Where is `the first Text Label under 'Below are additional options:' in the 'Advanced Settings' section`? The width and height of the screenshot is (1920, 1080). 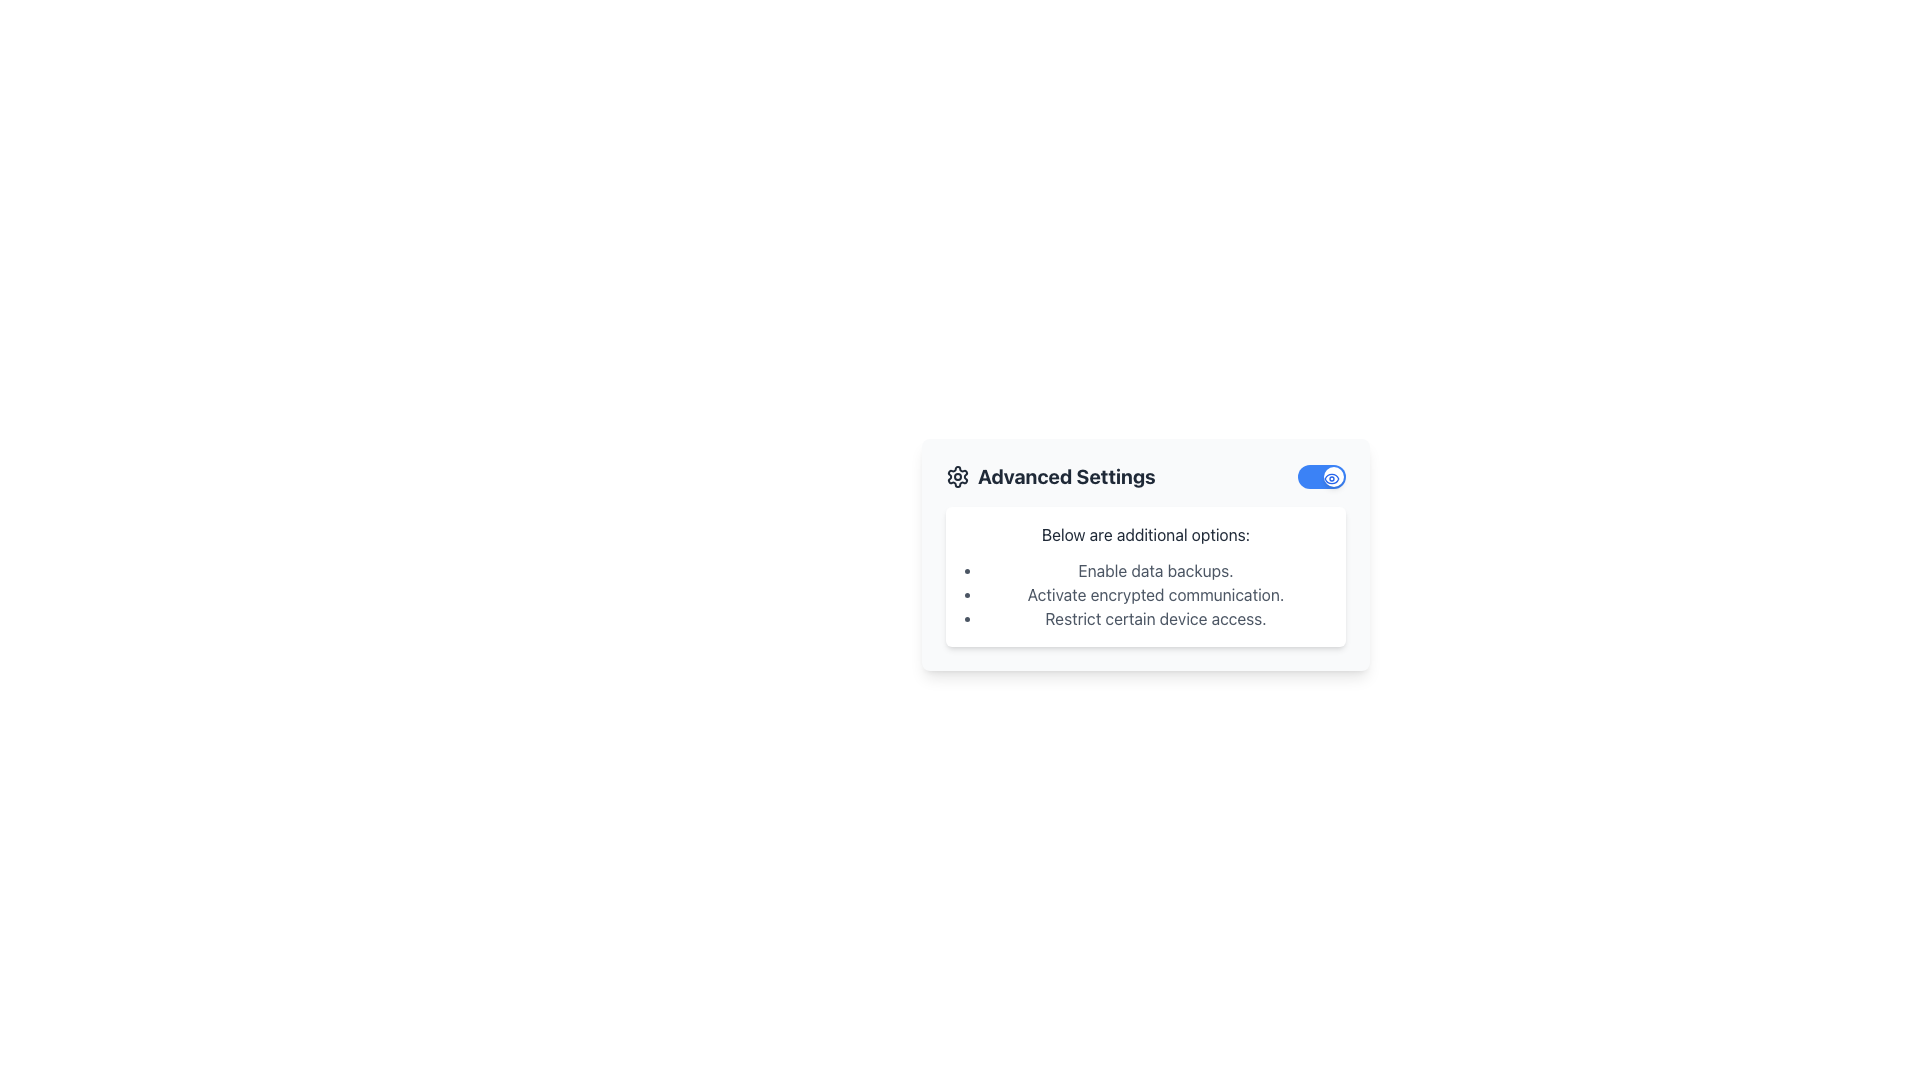 the first Text Label under 'Below are additional options:' in the 'Advanced Settings' section is located at coordinates (1156, 570).